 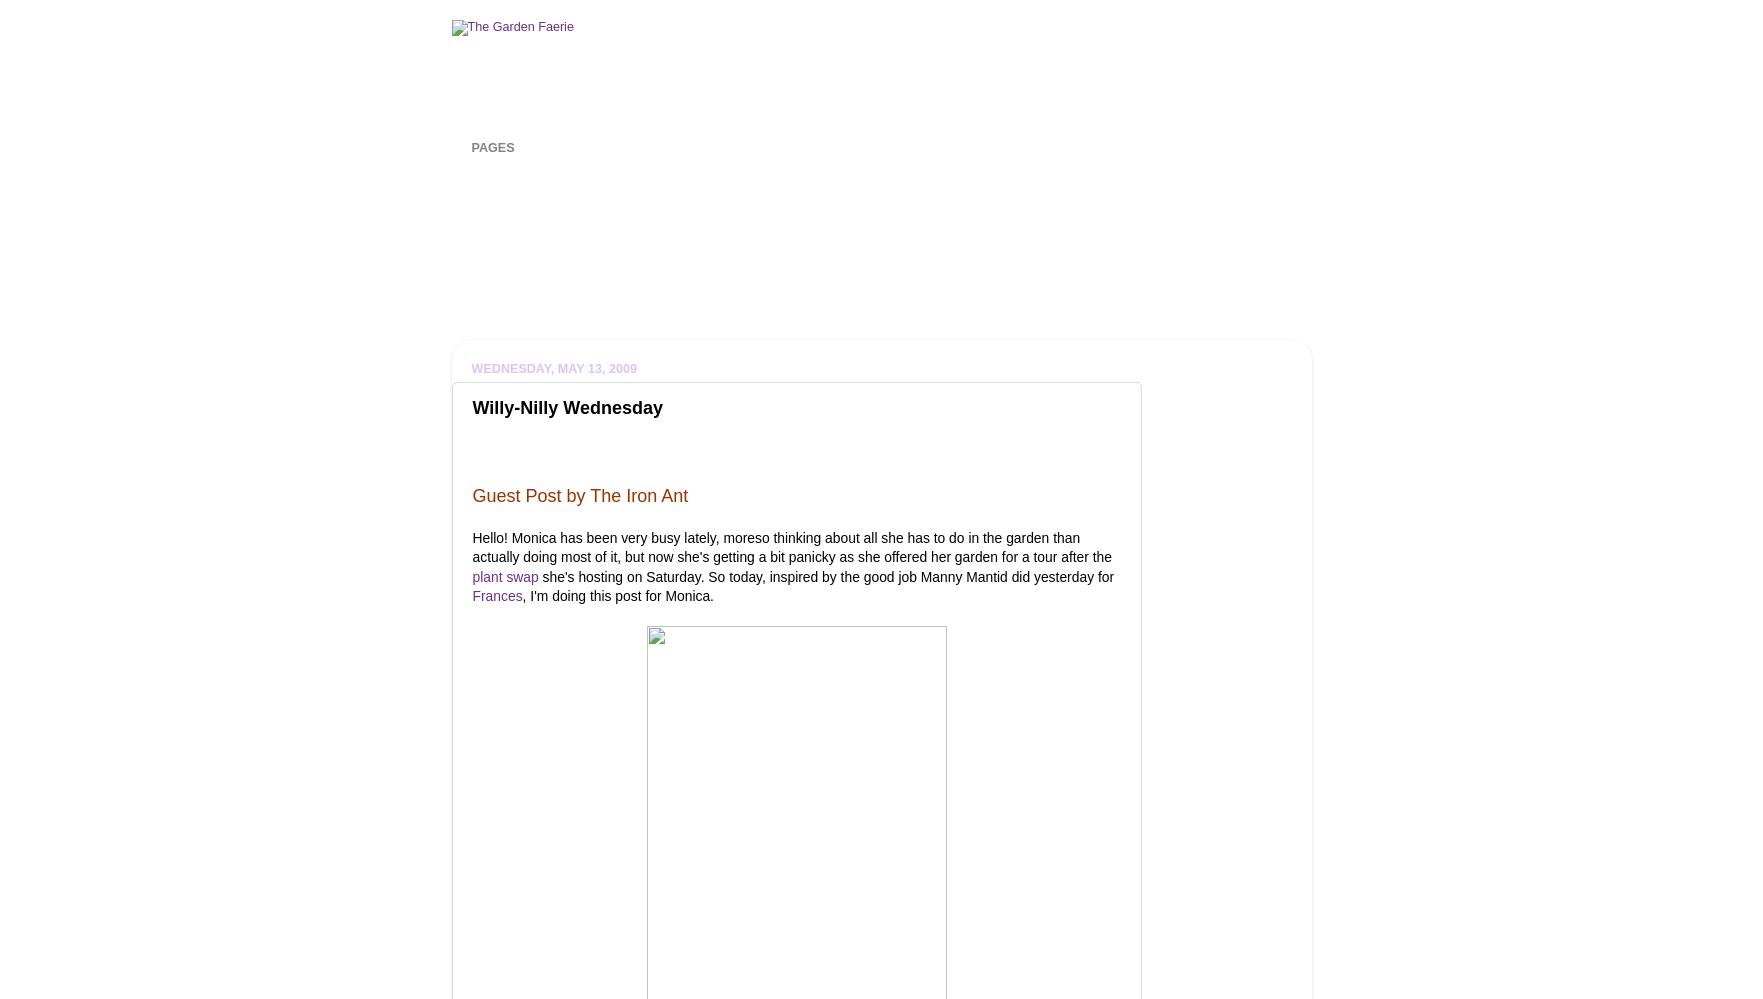 I want to click on 'Hello! Monica has been very busy lately, moreso thinking about all she has to do in the garden than actually doing most of it, but now she's getting a bit panicky as she offered her garden for a tour after the', so click(x=791, y=545).